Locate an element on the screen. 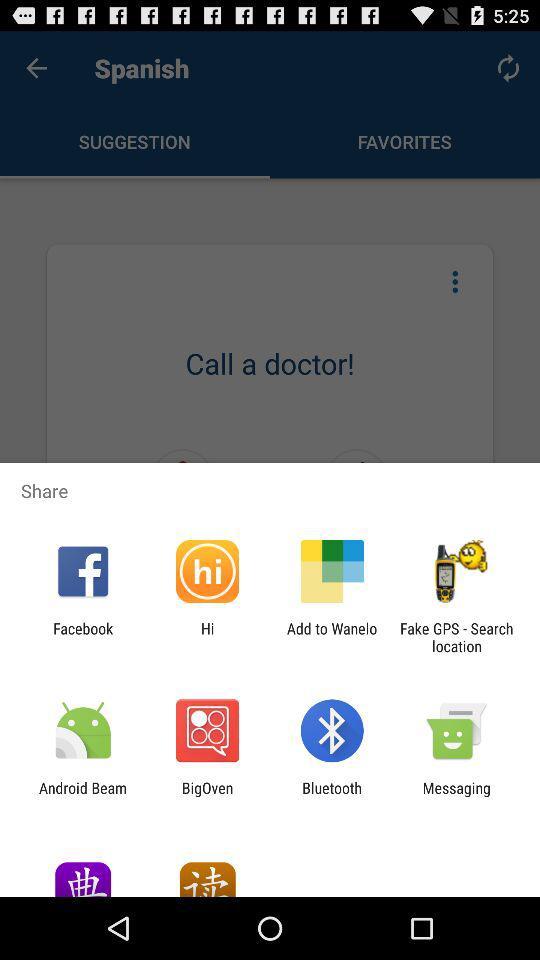  the fake gps search icon is located at coordinates (456, 636).